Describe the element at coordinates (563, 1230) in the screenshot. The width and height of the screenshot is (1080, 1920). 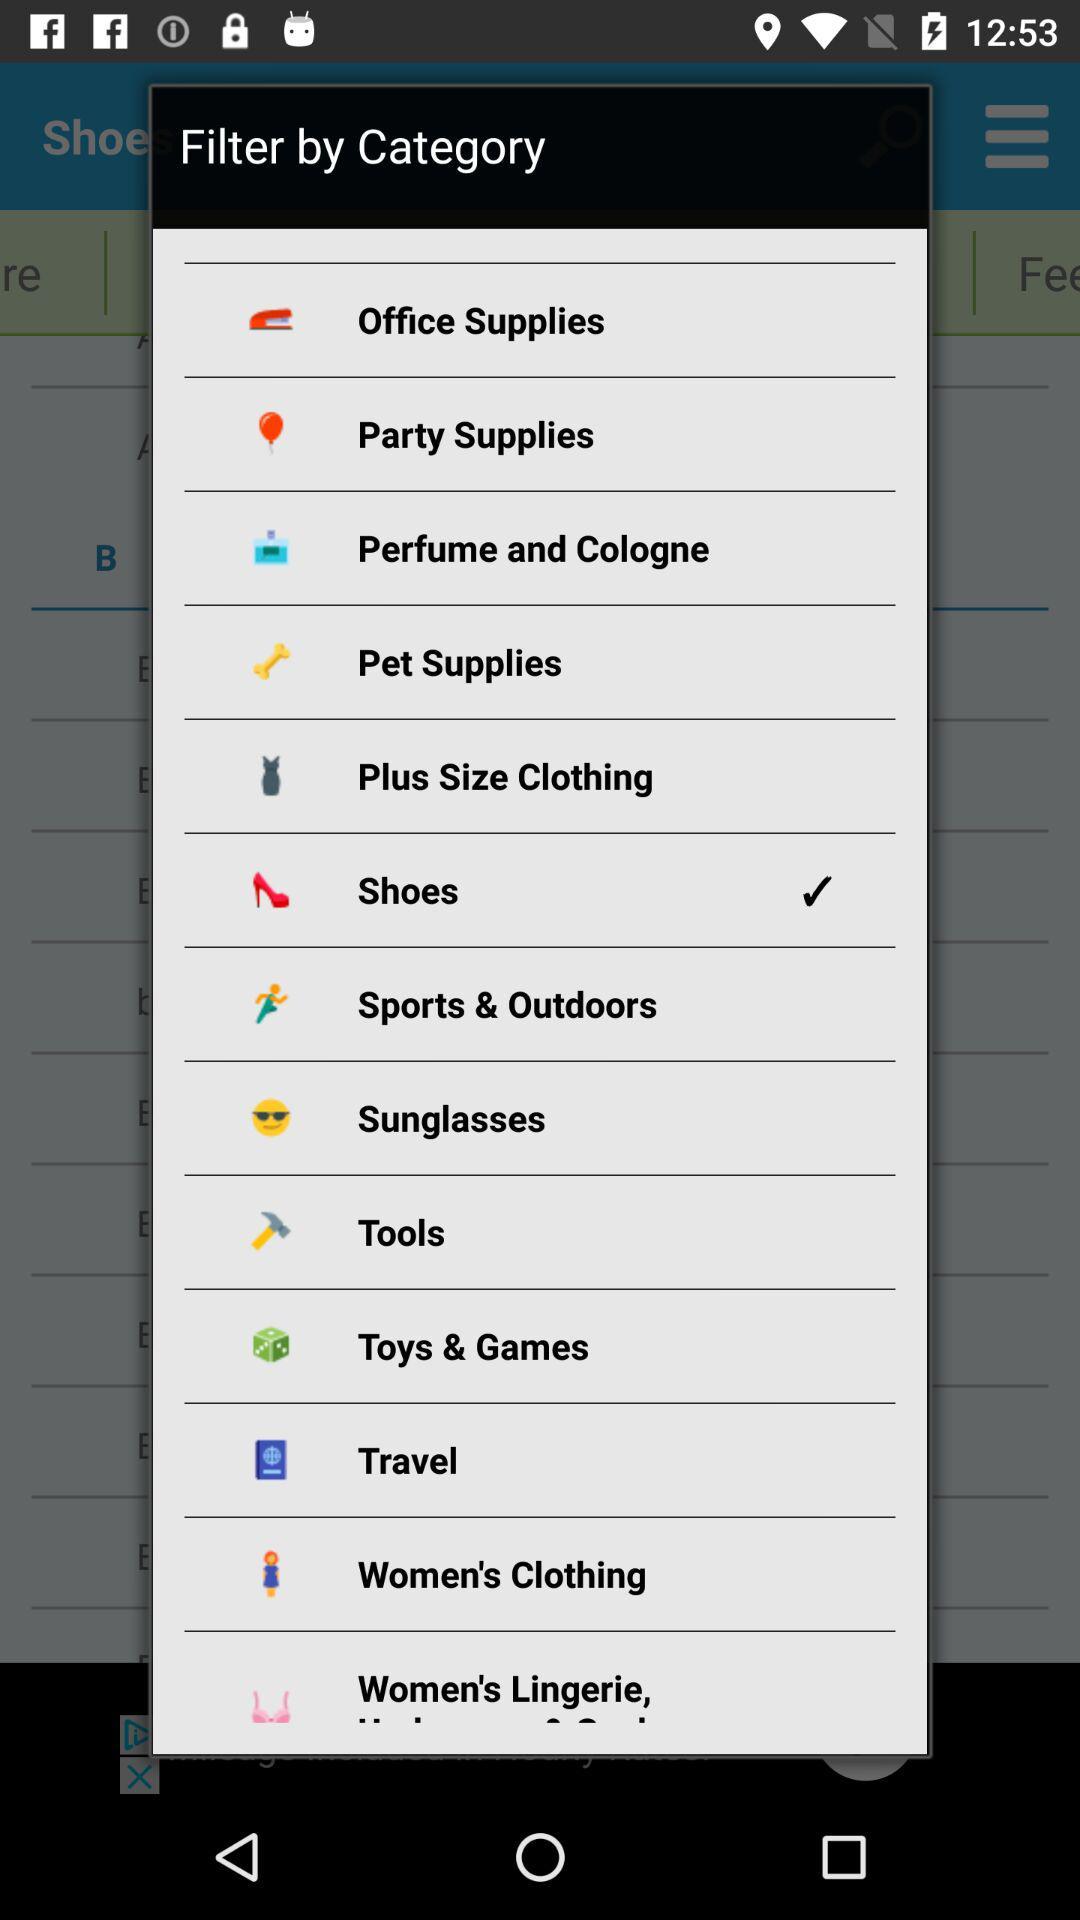
I see `the app above toys & games` at that location.